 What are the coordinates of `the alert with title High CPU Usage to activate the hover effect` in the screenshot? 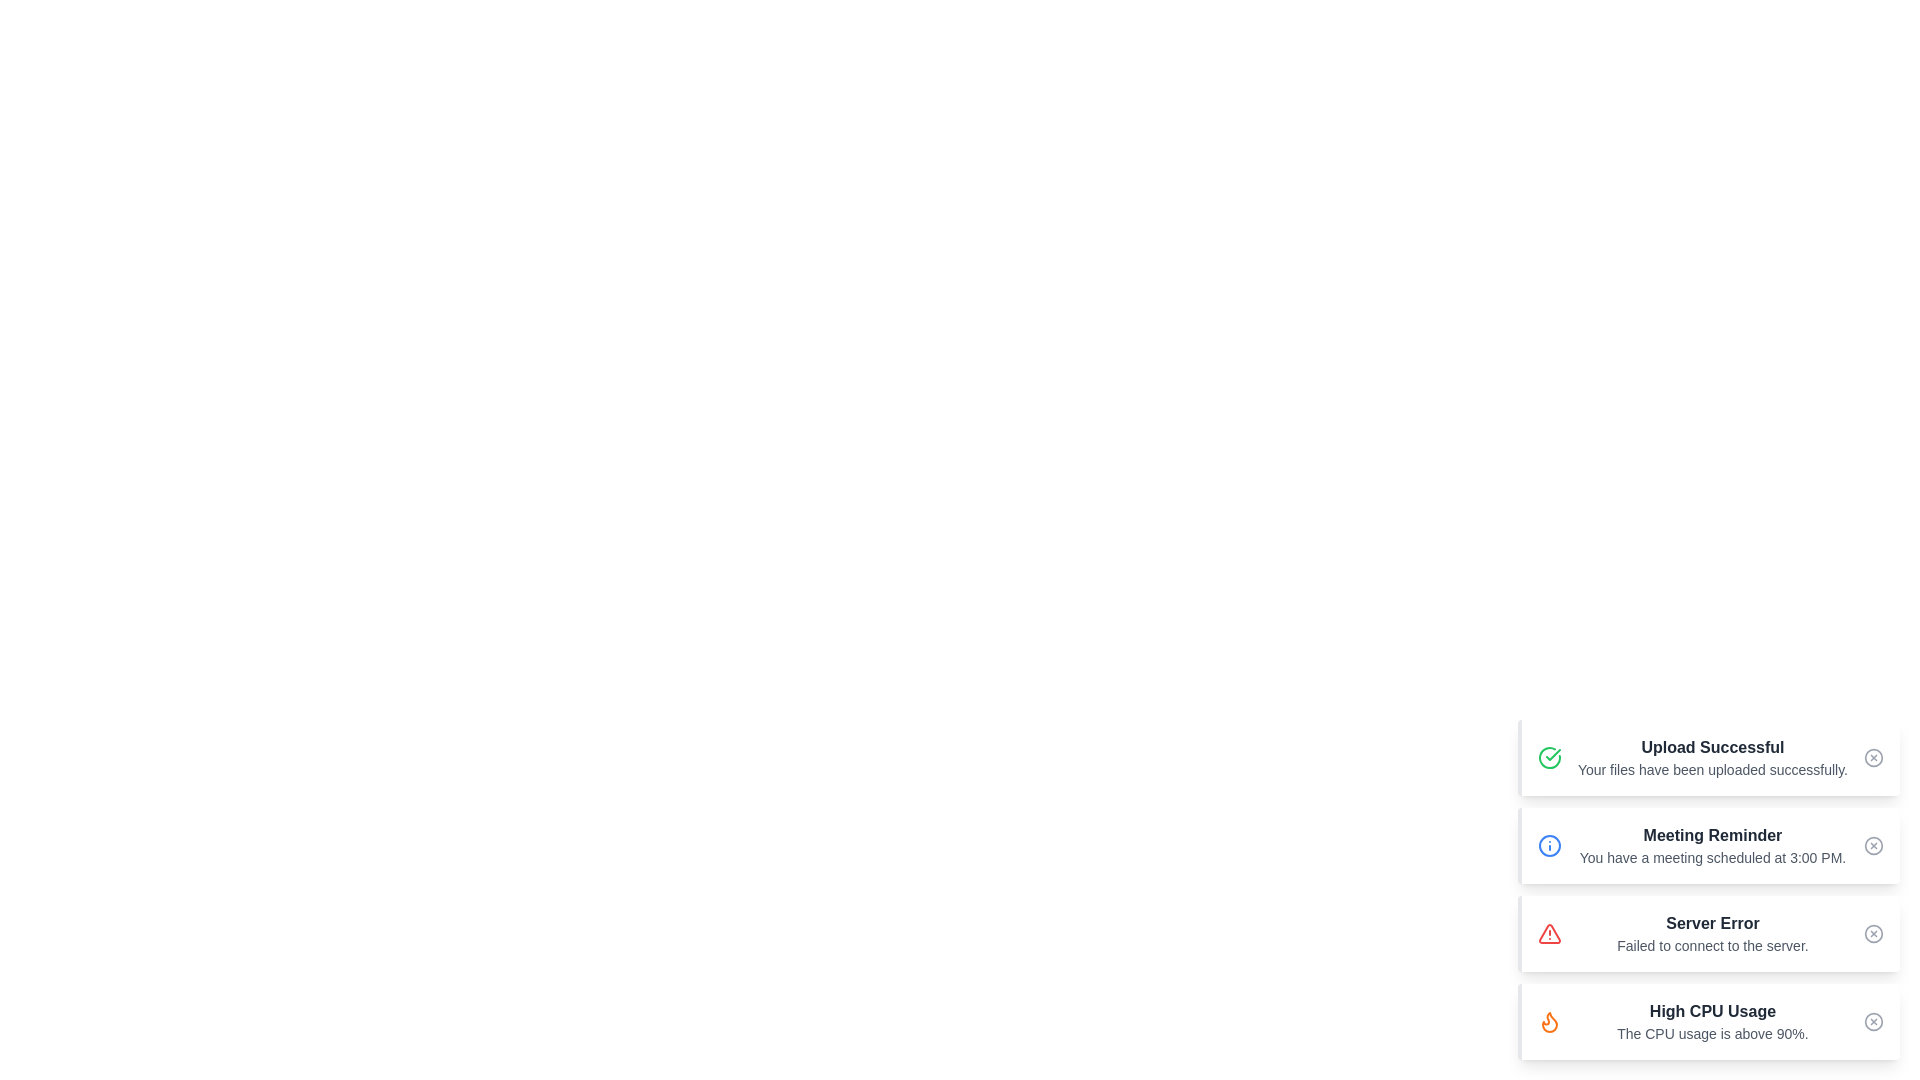 It's located at (1707, 1022).